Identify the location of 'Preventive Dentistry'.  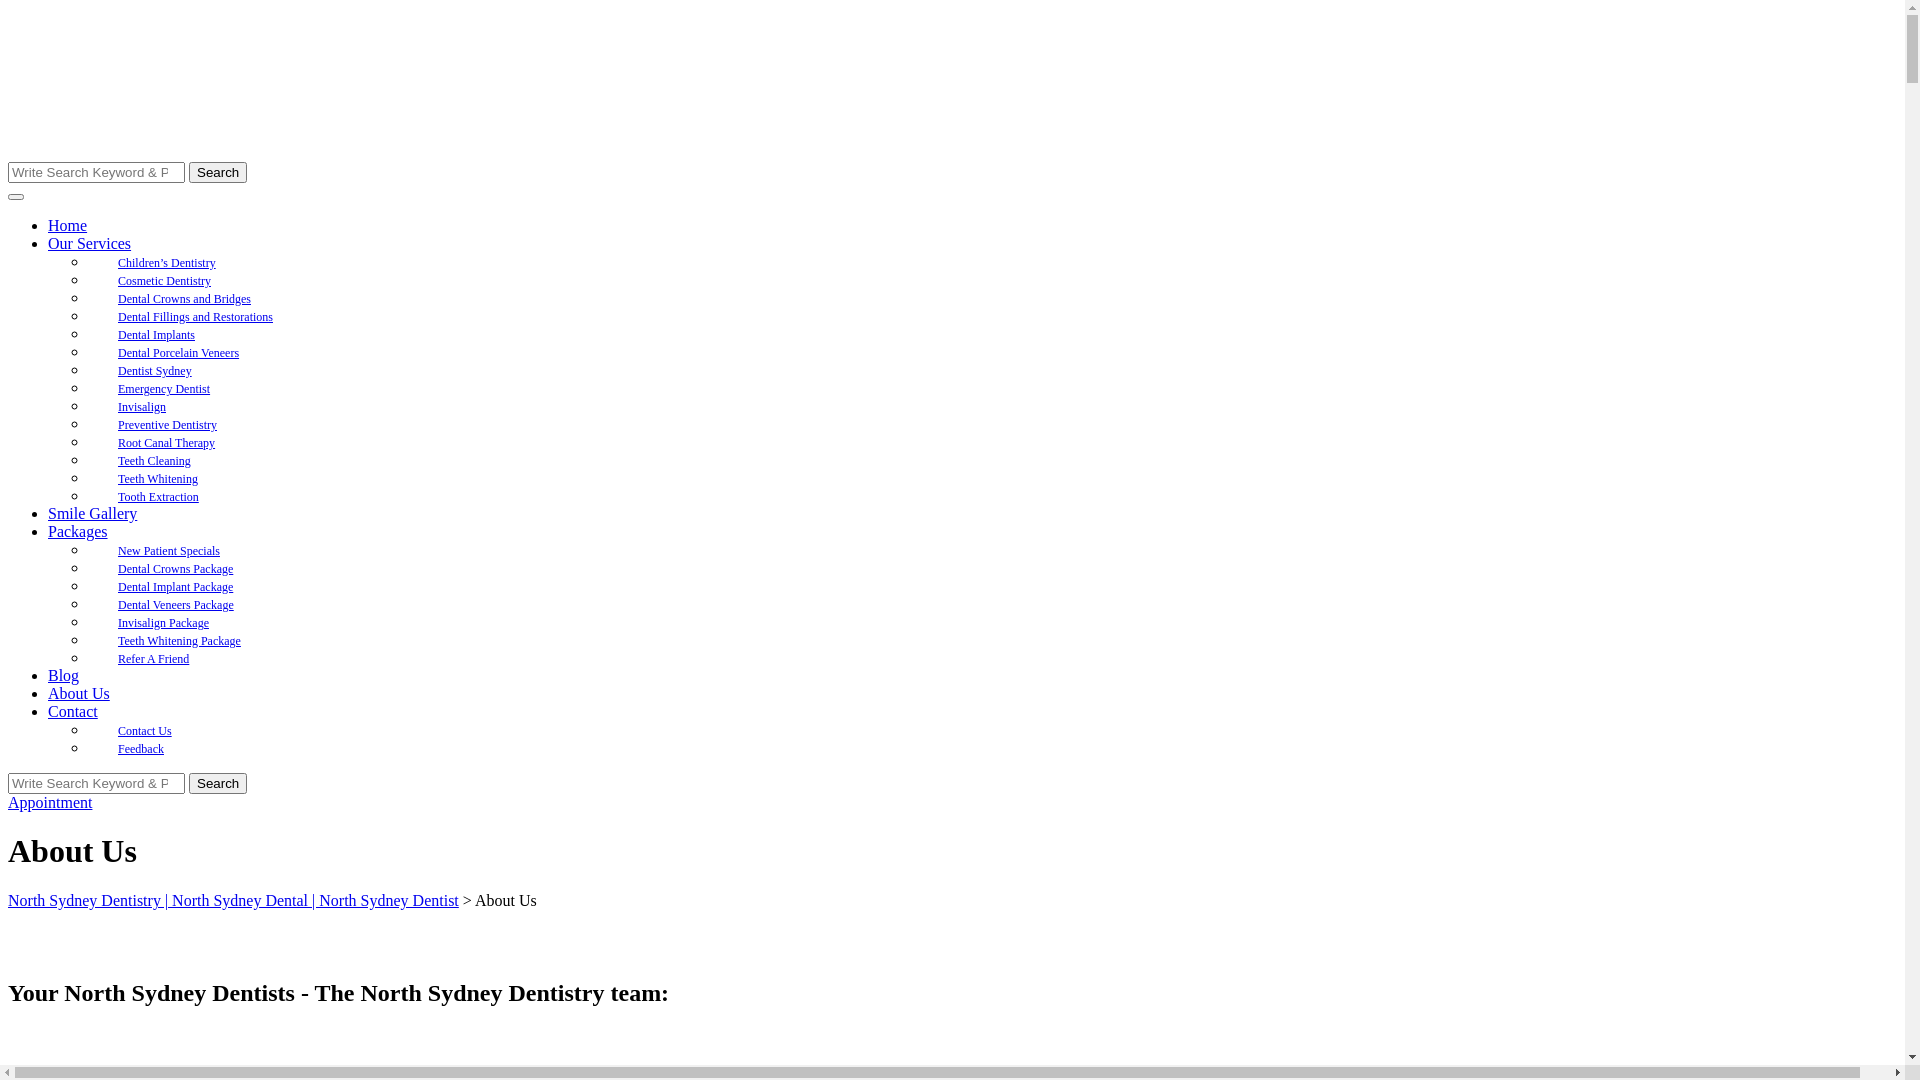
(167, 423).